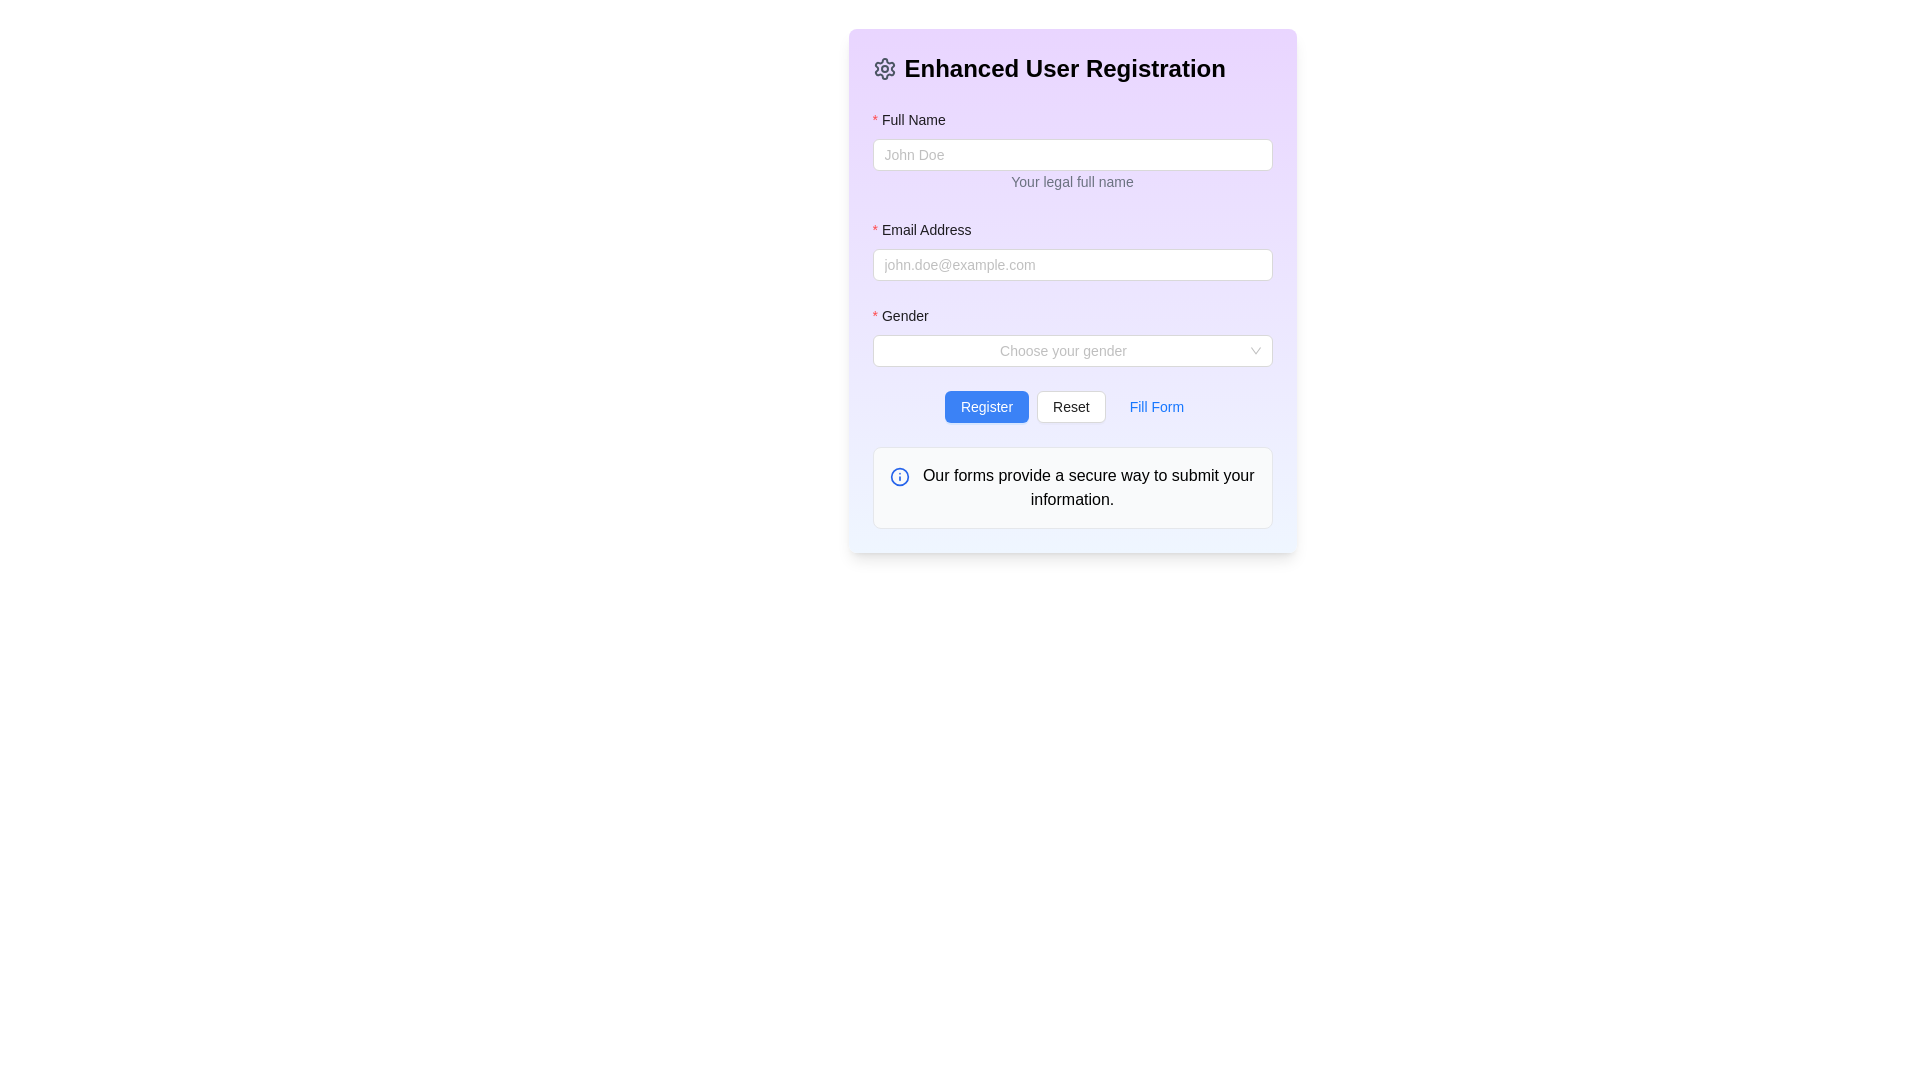 Image resolution: width=1920 pixels, height=1080 pixels. I want to click on the instructional text label displaying 'Your legal full name' located below the 'Full Name' input field in the form, so click(1071, 165).